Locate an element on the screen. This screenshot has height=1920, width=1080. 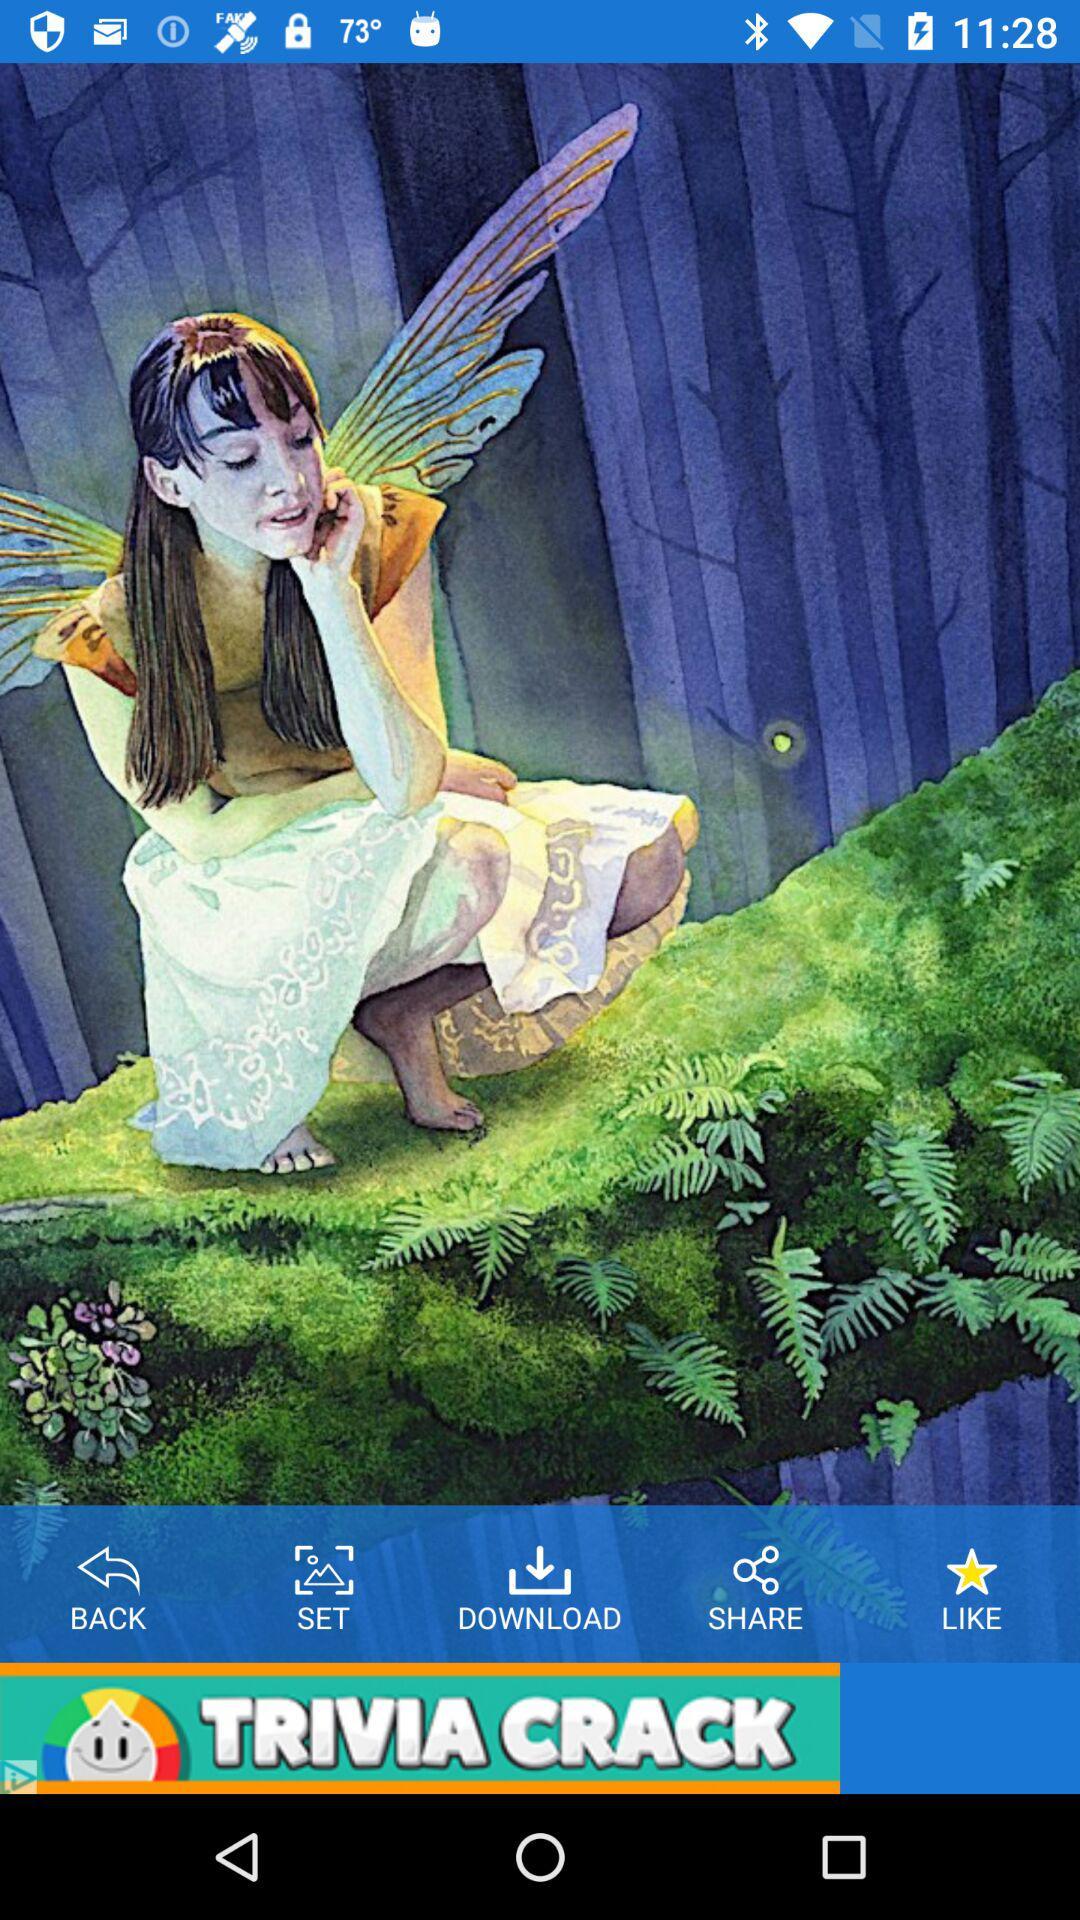
settings optiob is located at coordinates (323, 1562).